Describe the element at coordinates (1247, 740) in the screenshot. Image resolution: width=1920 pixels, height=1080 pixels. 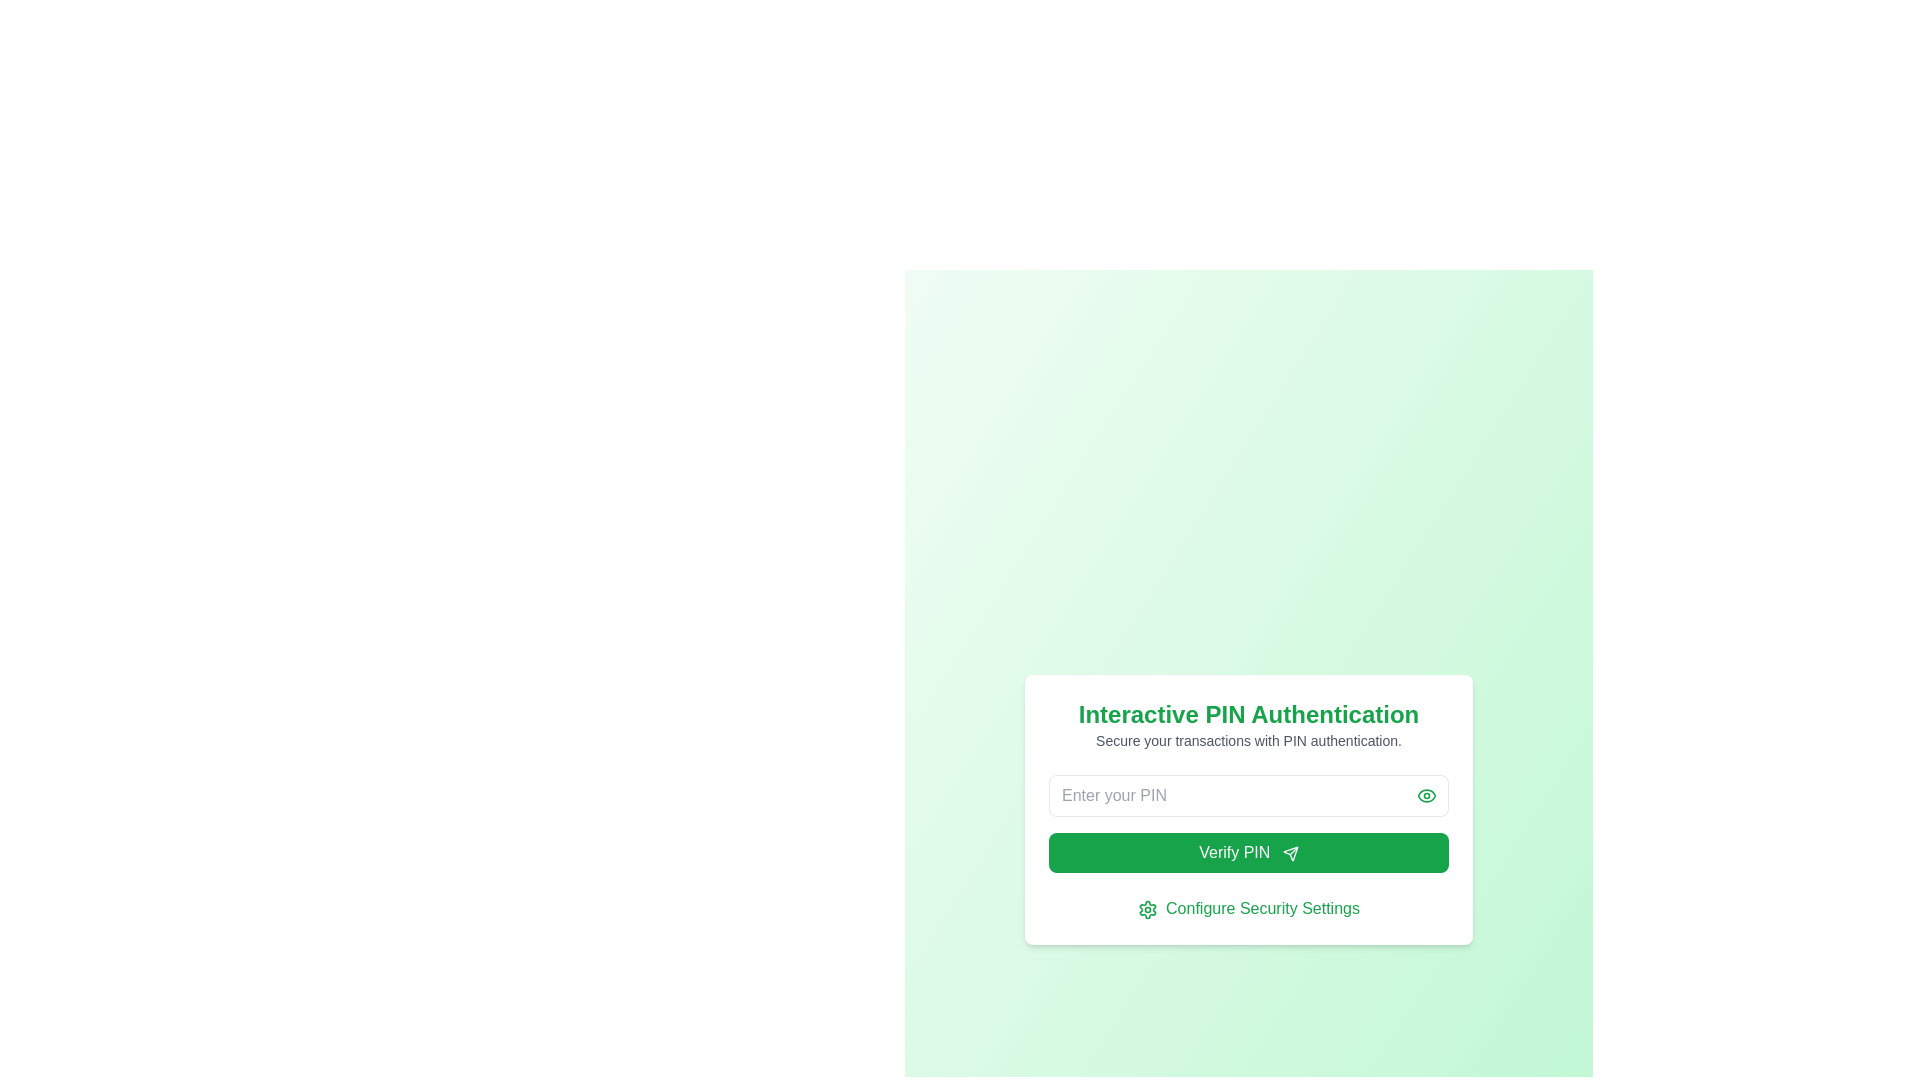
I see `subtitle text 'Secure your transactions with PIN authentication.' that is displayed in gray font below the heading 'Interactive PIN Authentication.'` at that location.